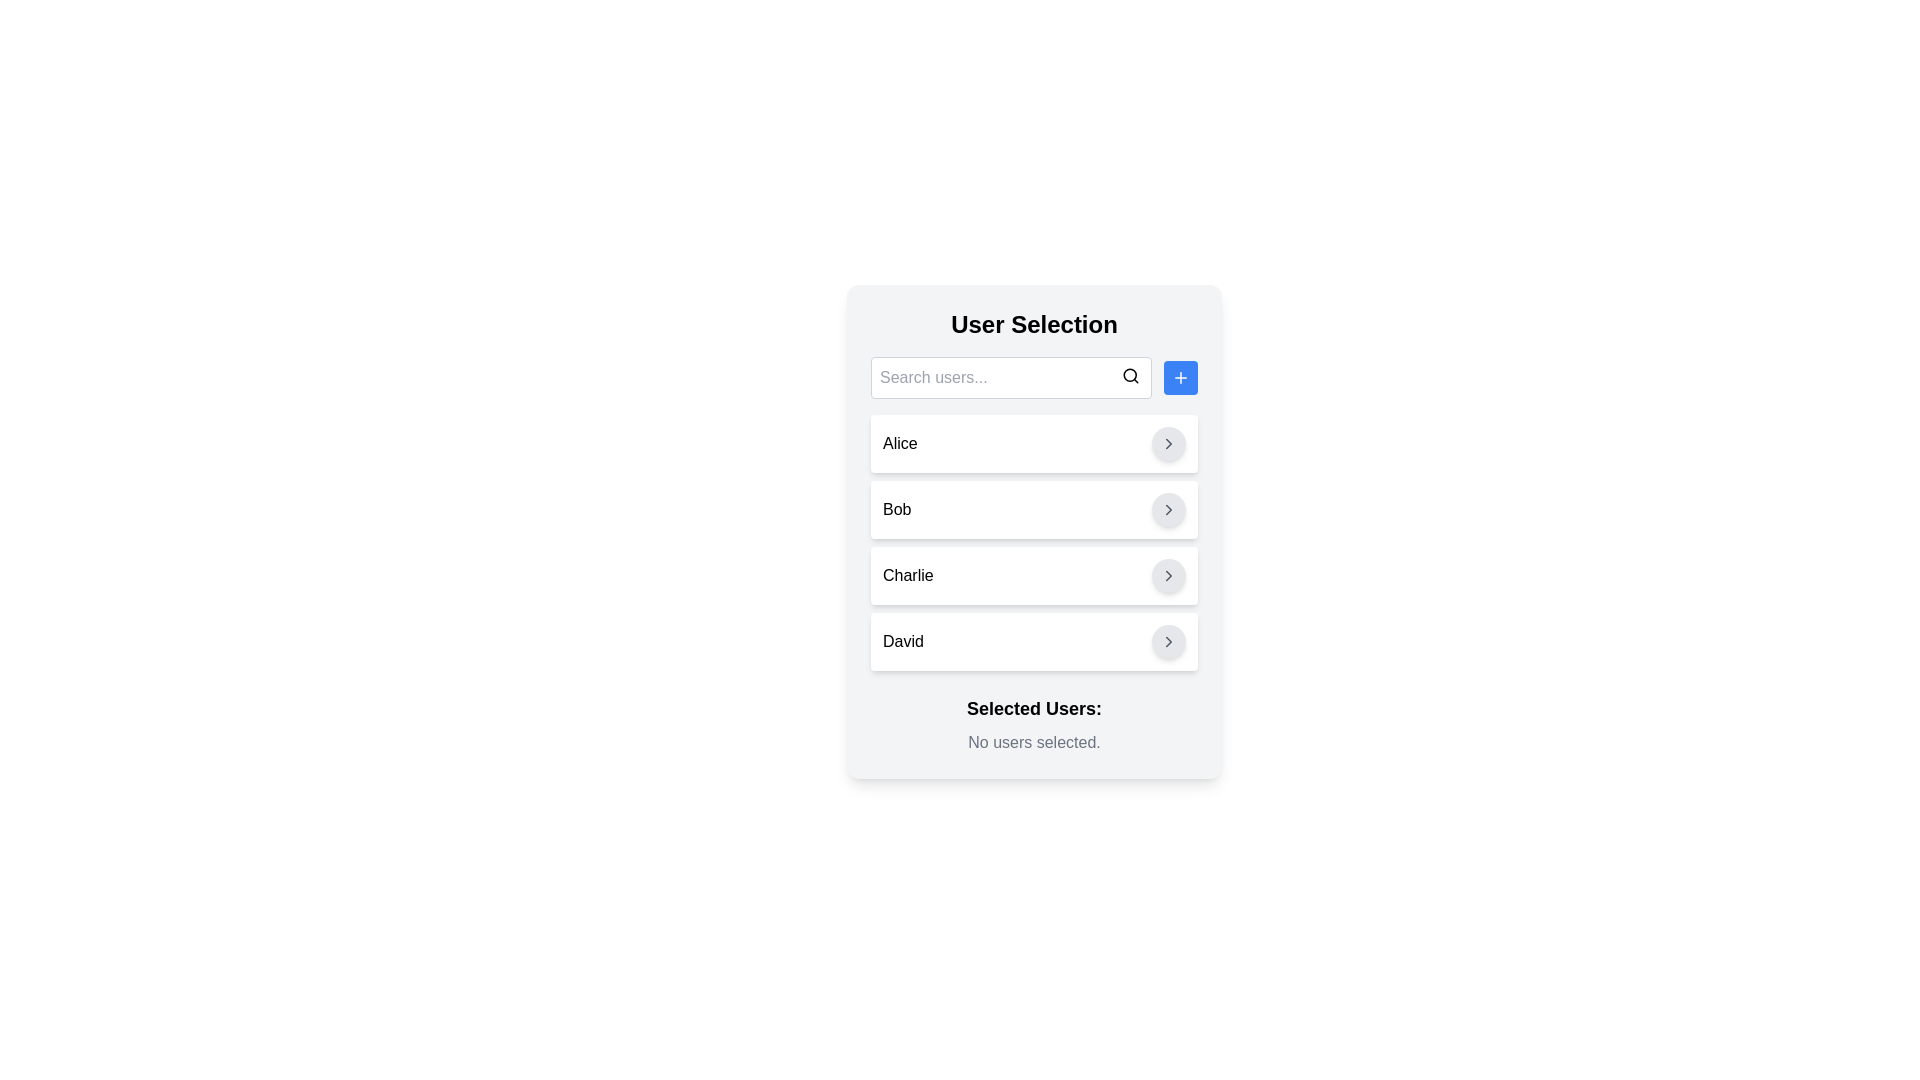 Image resolution: width=1920 pixels, height=1080 pixels. Describe the element at coordinates (1130, 375) in the screenshot. I see `the Graphical Circle Component, which is part of the search icon representing the lens of a magnifying glass, located near the top-right corner of its section adjacent to the search input field` at that location.